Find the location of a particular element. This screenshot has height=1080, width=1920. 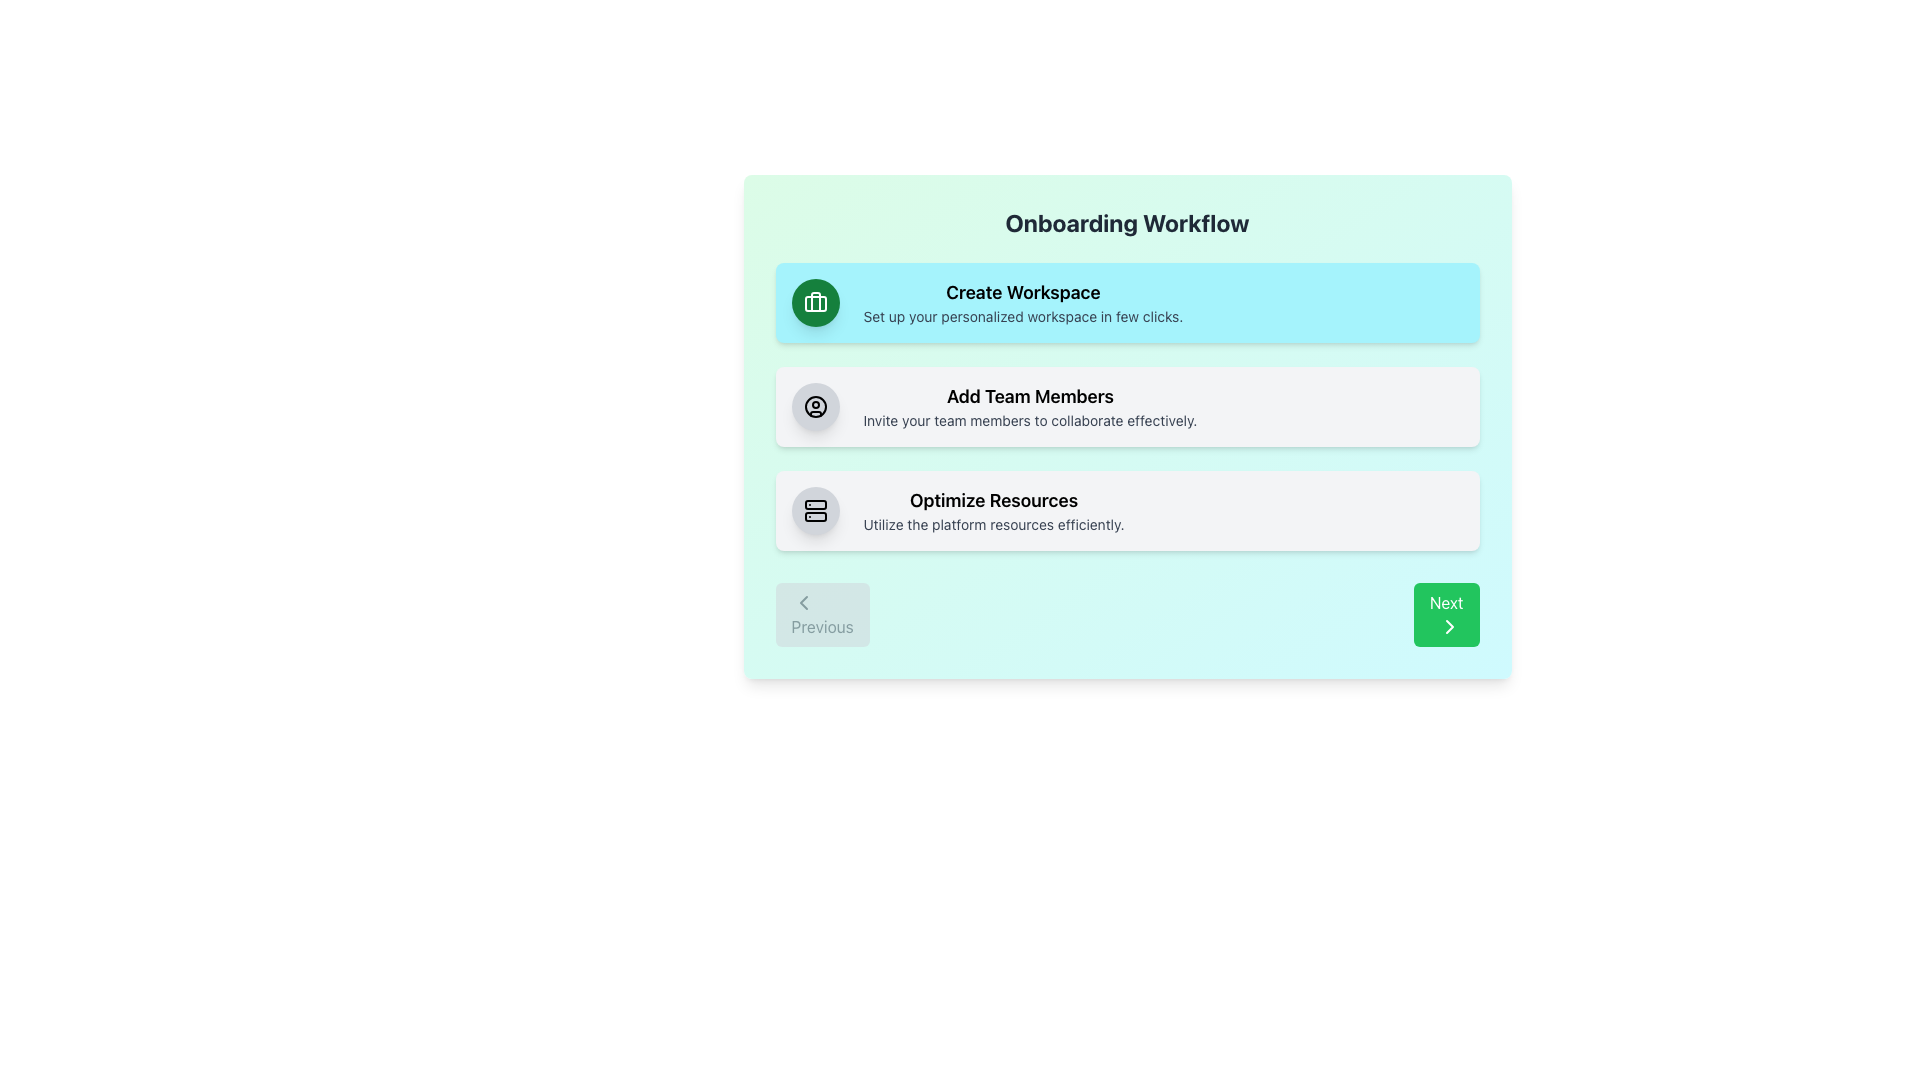

the static text providing additional context below the heading 'Optimize Resources' in the third card of the onboarding workflow is located at coordinates (993, 523).